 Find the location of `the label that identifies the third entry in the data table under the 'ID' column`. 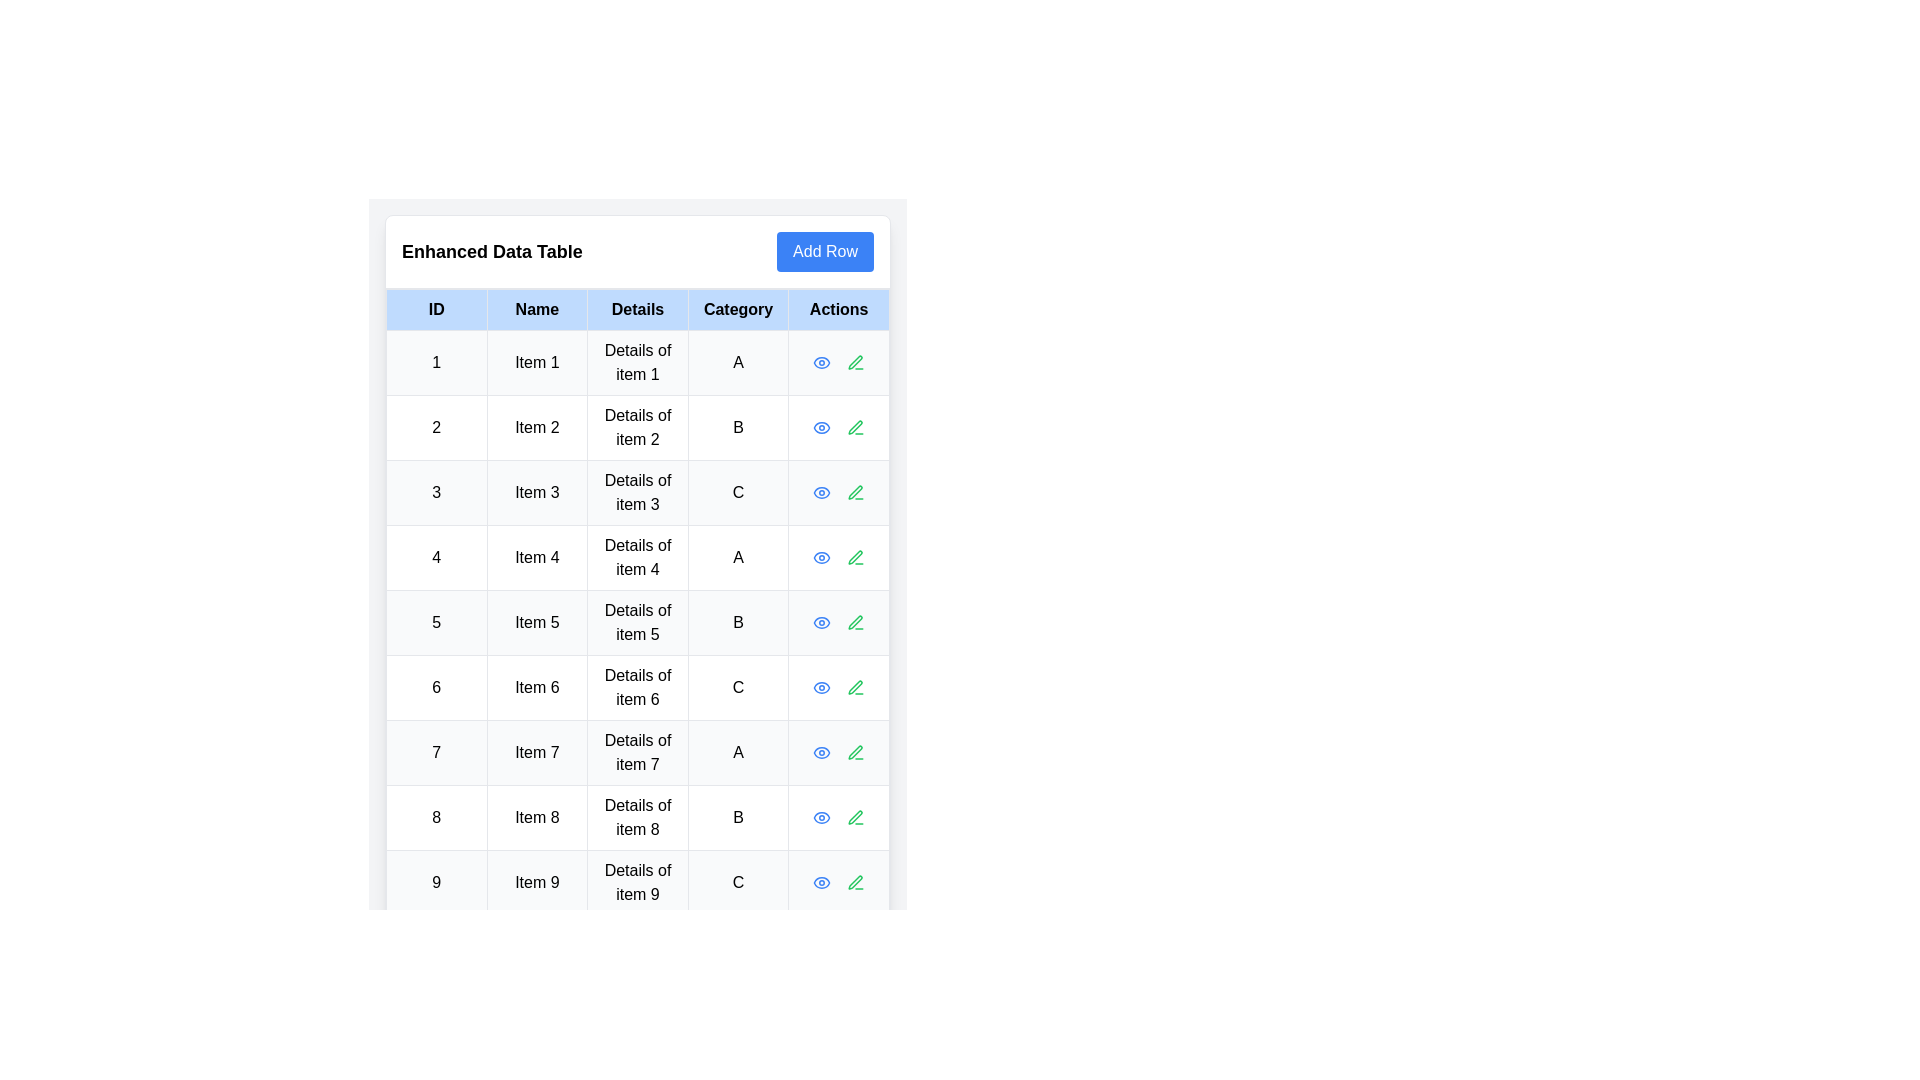

the label that identifies the third entry in the data table under the 'ID' column is located at coordinates (435, 493).